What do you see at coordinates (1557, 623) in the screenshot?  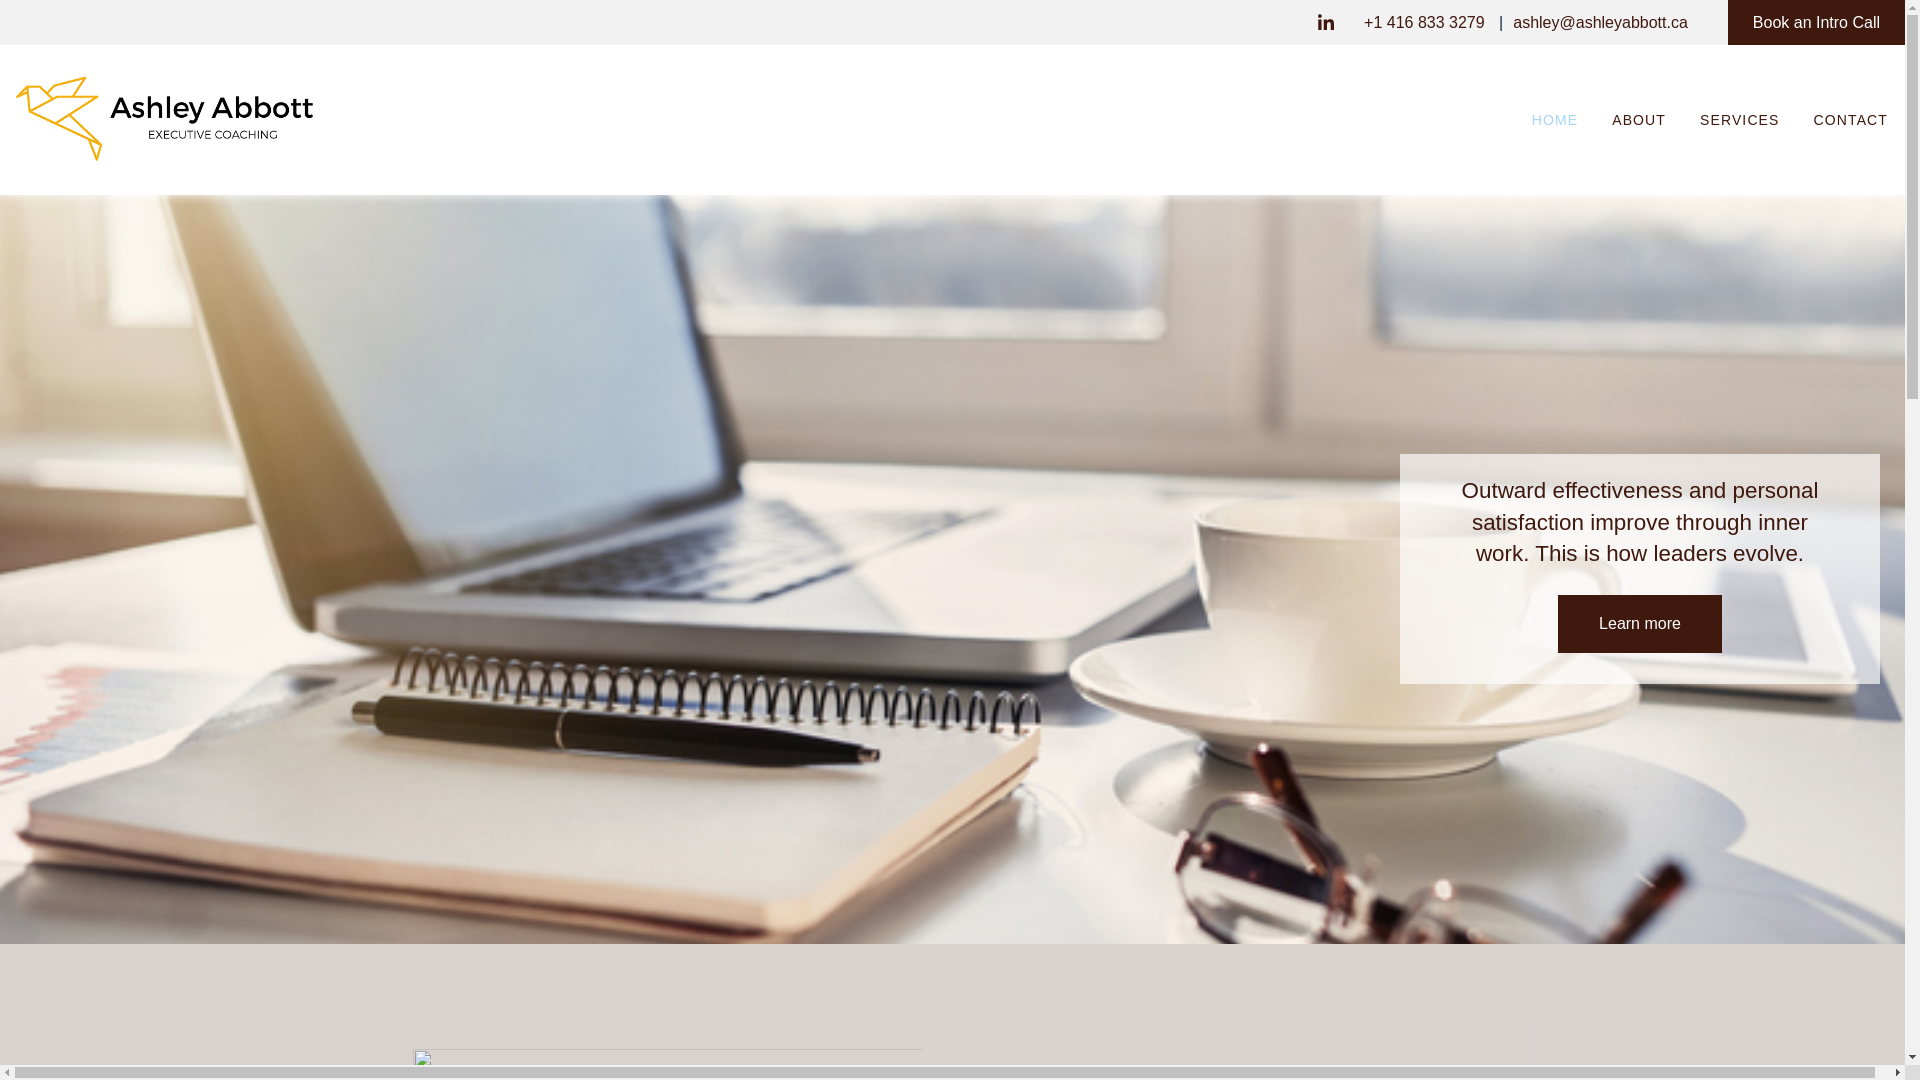 I see `'Learn more'` at bounding box center [1557, 623].